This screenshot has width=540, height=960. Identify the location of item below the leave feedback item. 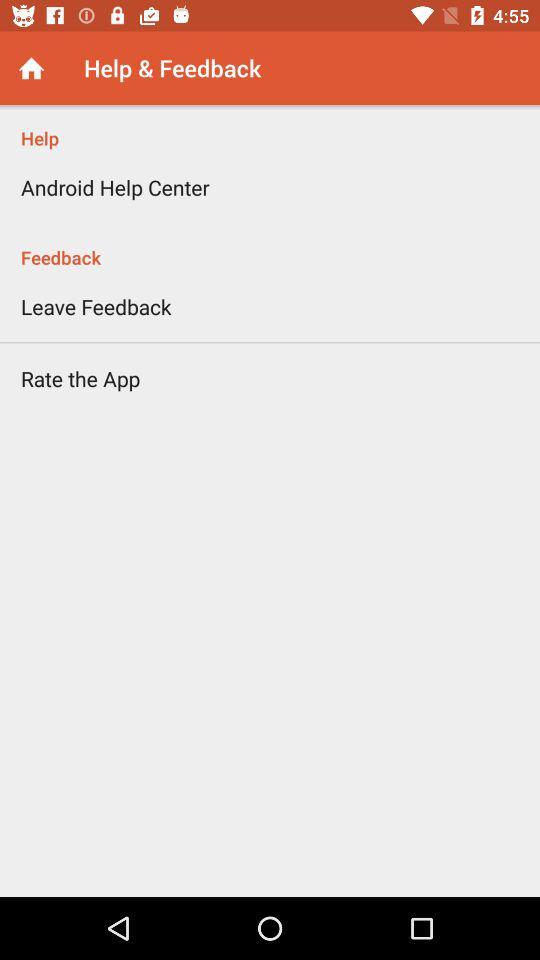
(79, 377).